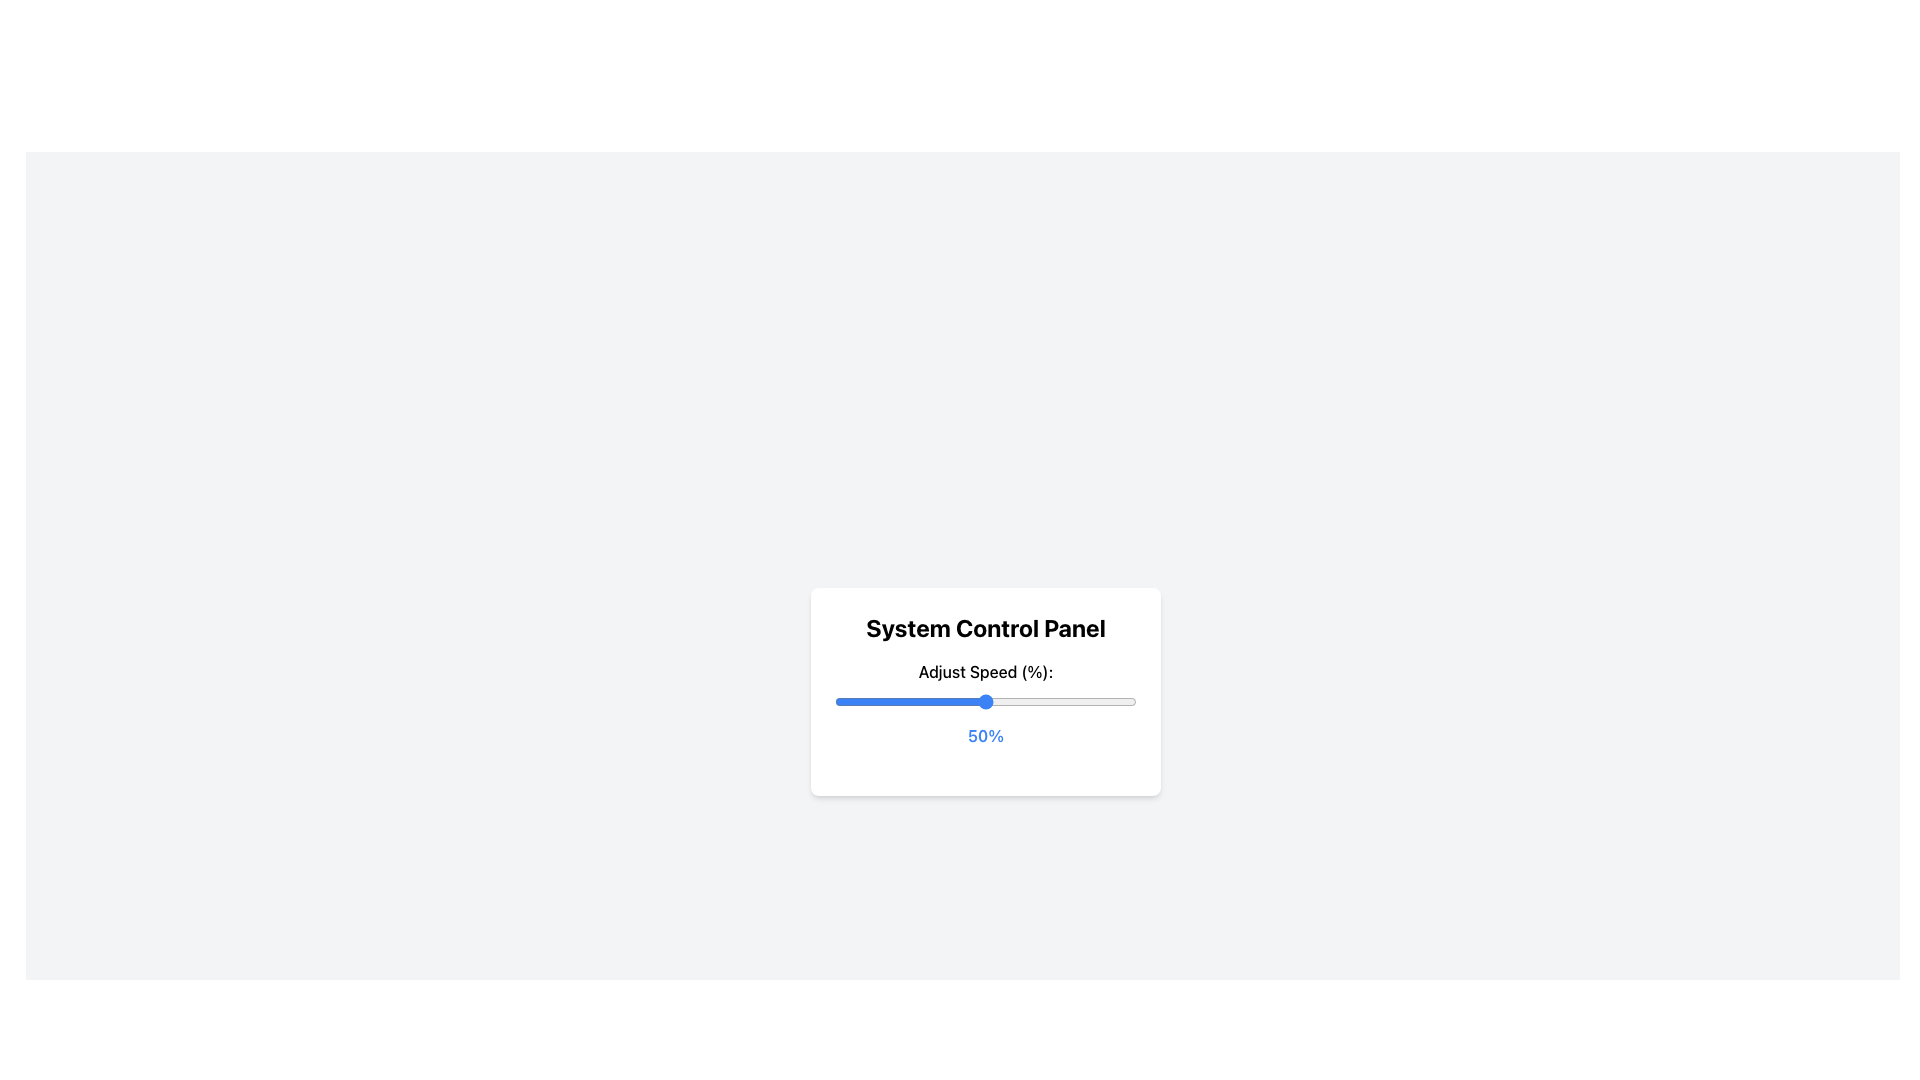 The height and width of the screenshot is (1080, 1920). Describe the element at coordinates (874, 701) in the screenshot. I see `the speed adjustment slider` at that location.